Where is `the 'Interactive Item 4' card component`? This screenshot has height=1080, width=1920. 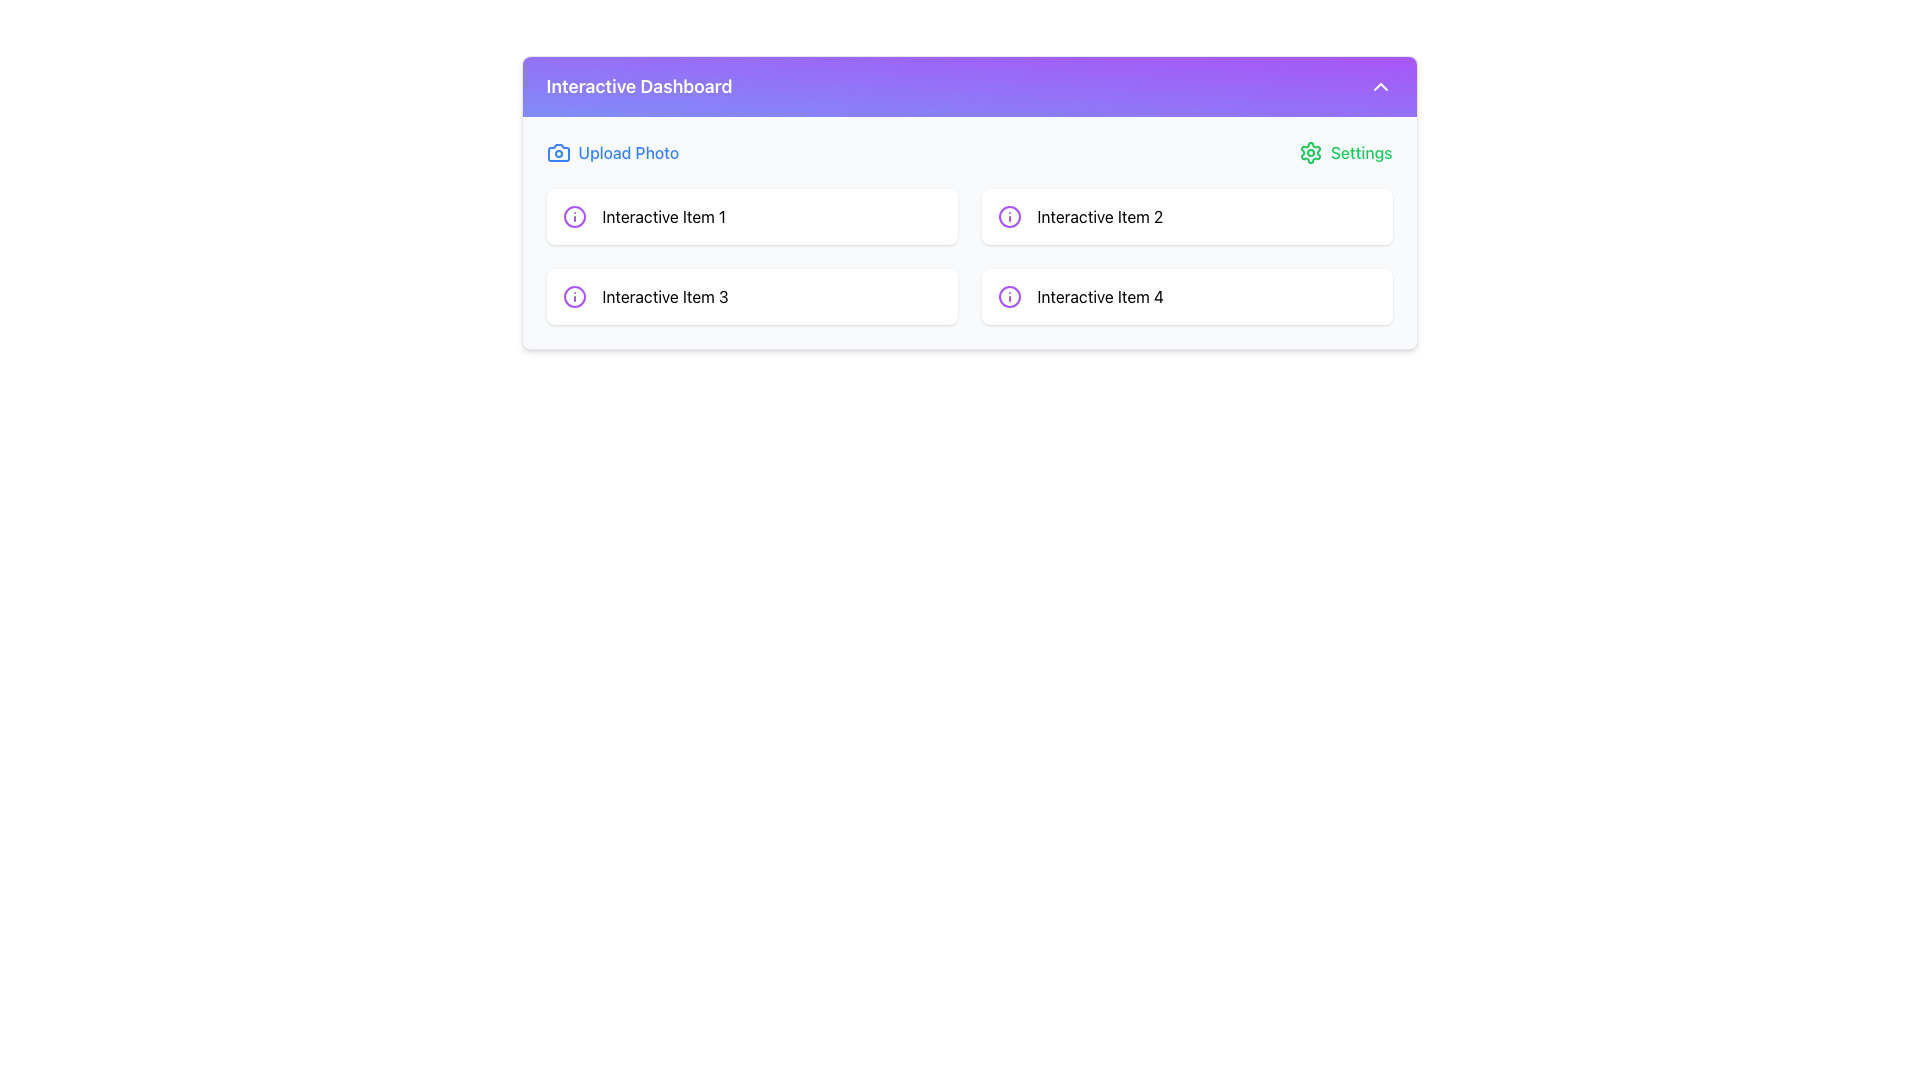 the 'Interactive Item 4' card component is located at coordinates (1186, 297).